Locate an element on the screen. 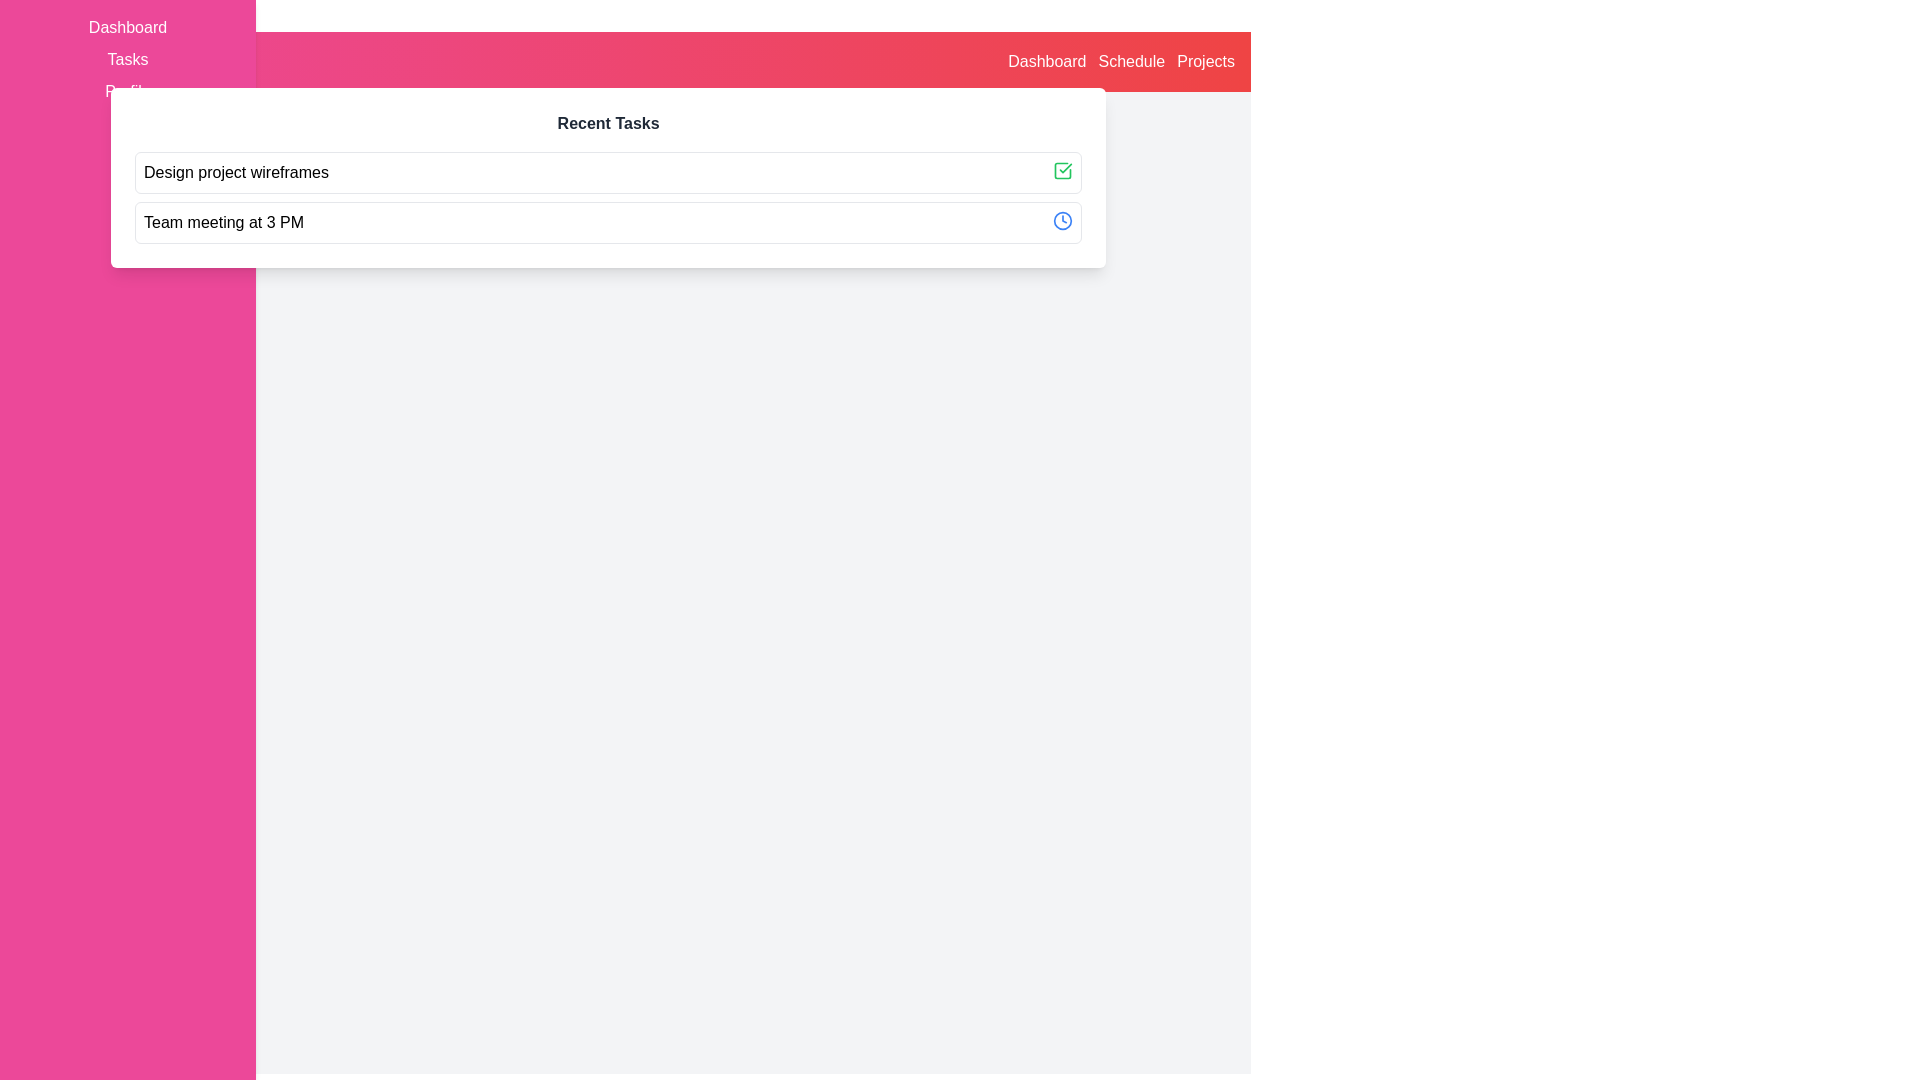  graphical details of the green checklist icon, which is the first icon in the 'Recent Tasks' list, located to the far right of the first task item is located at coordinates (1062, 169).